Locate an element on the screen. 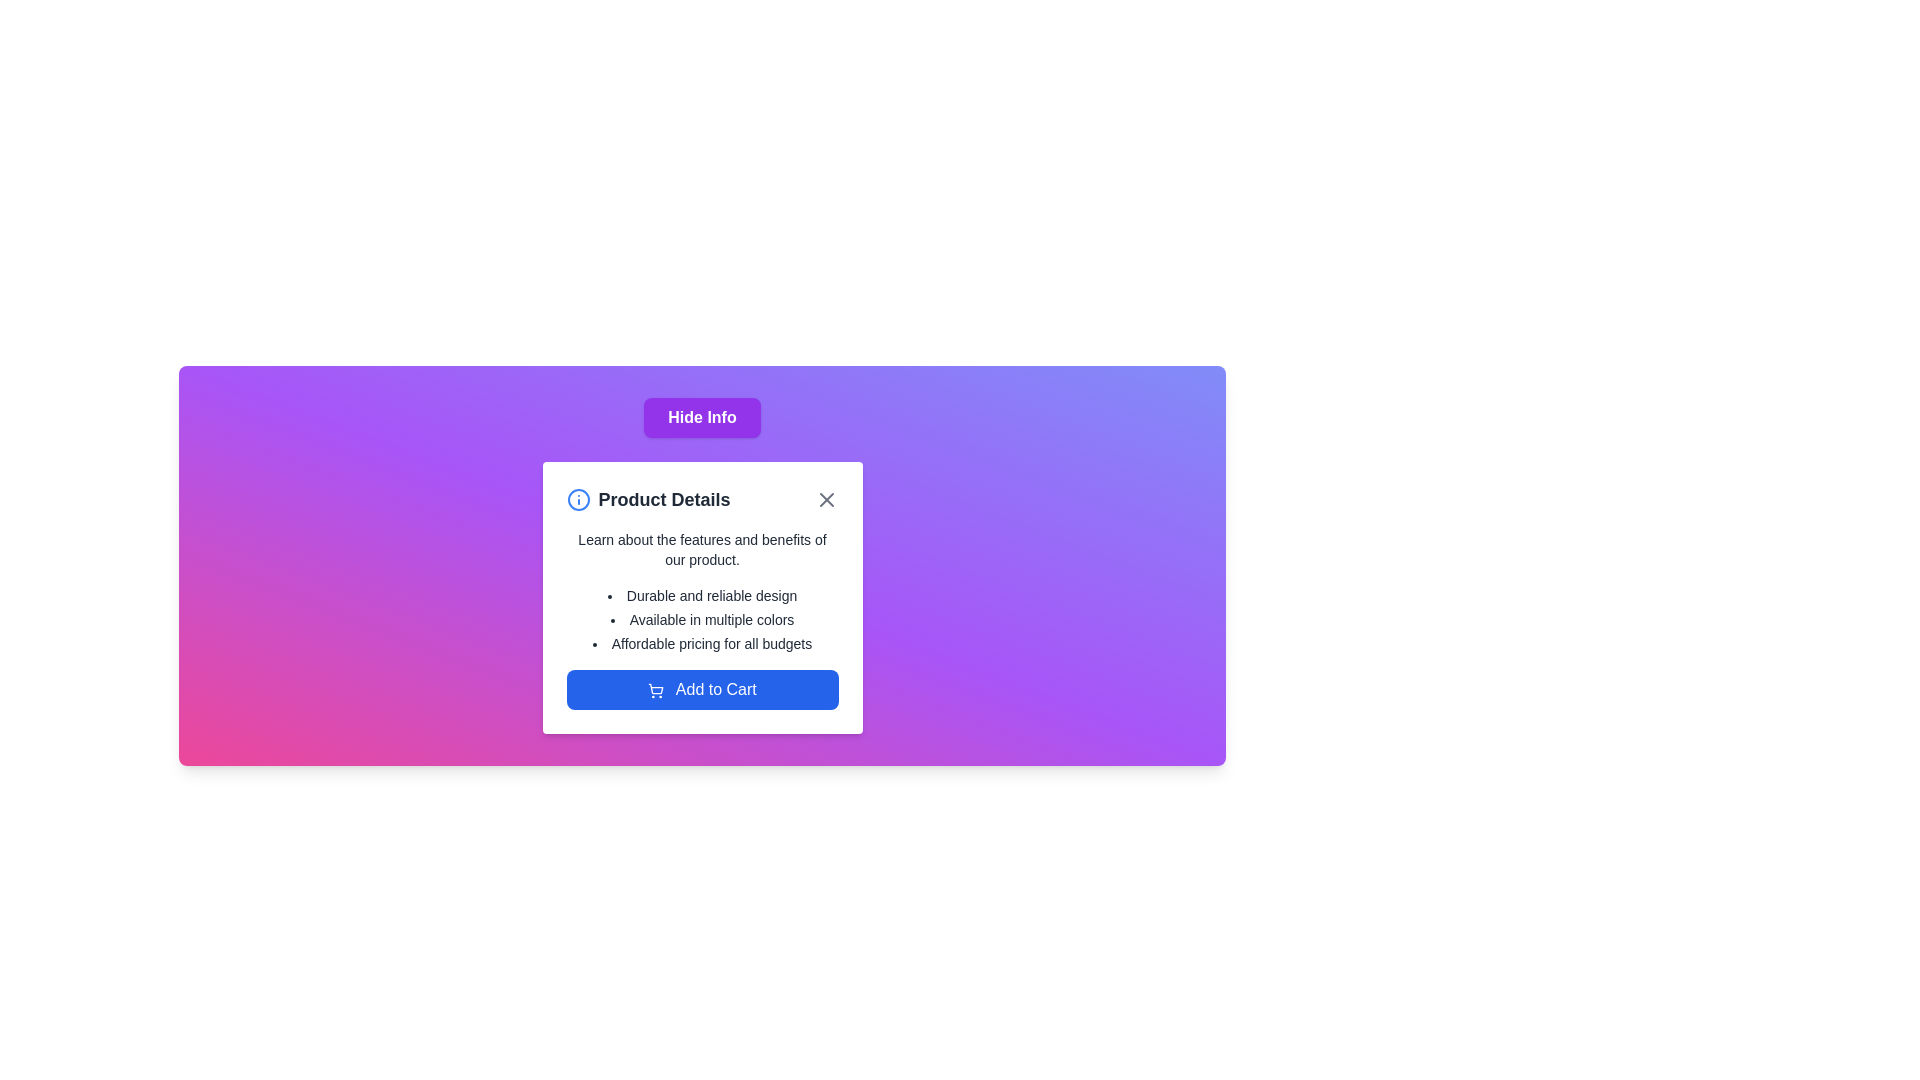  text block that says 'Product Details', which is styled in a bold font and located centrally within the card above the descriptive text is located at coordinates (648, 499).